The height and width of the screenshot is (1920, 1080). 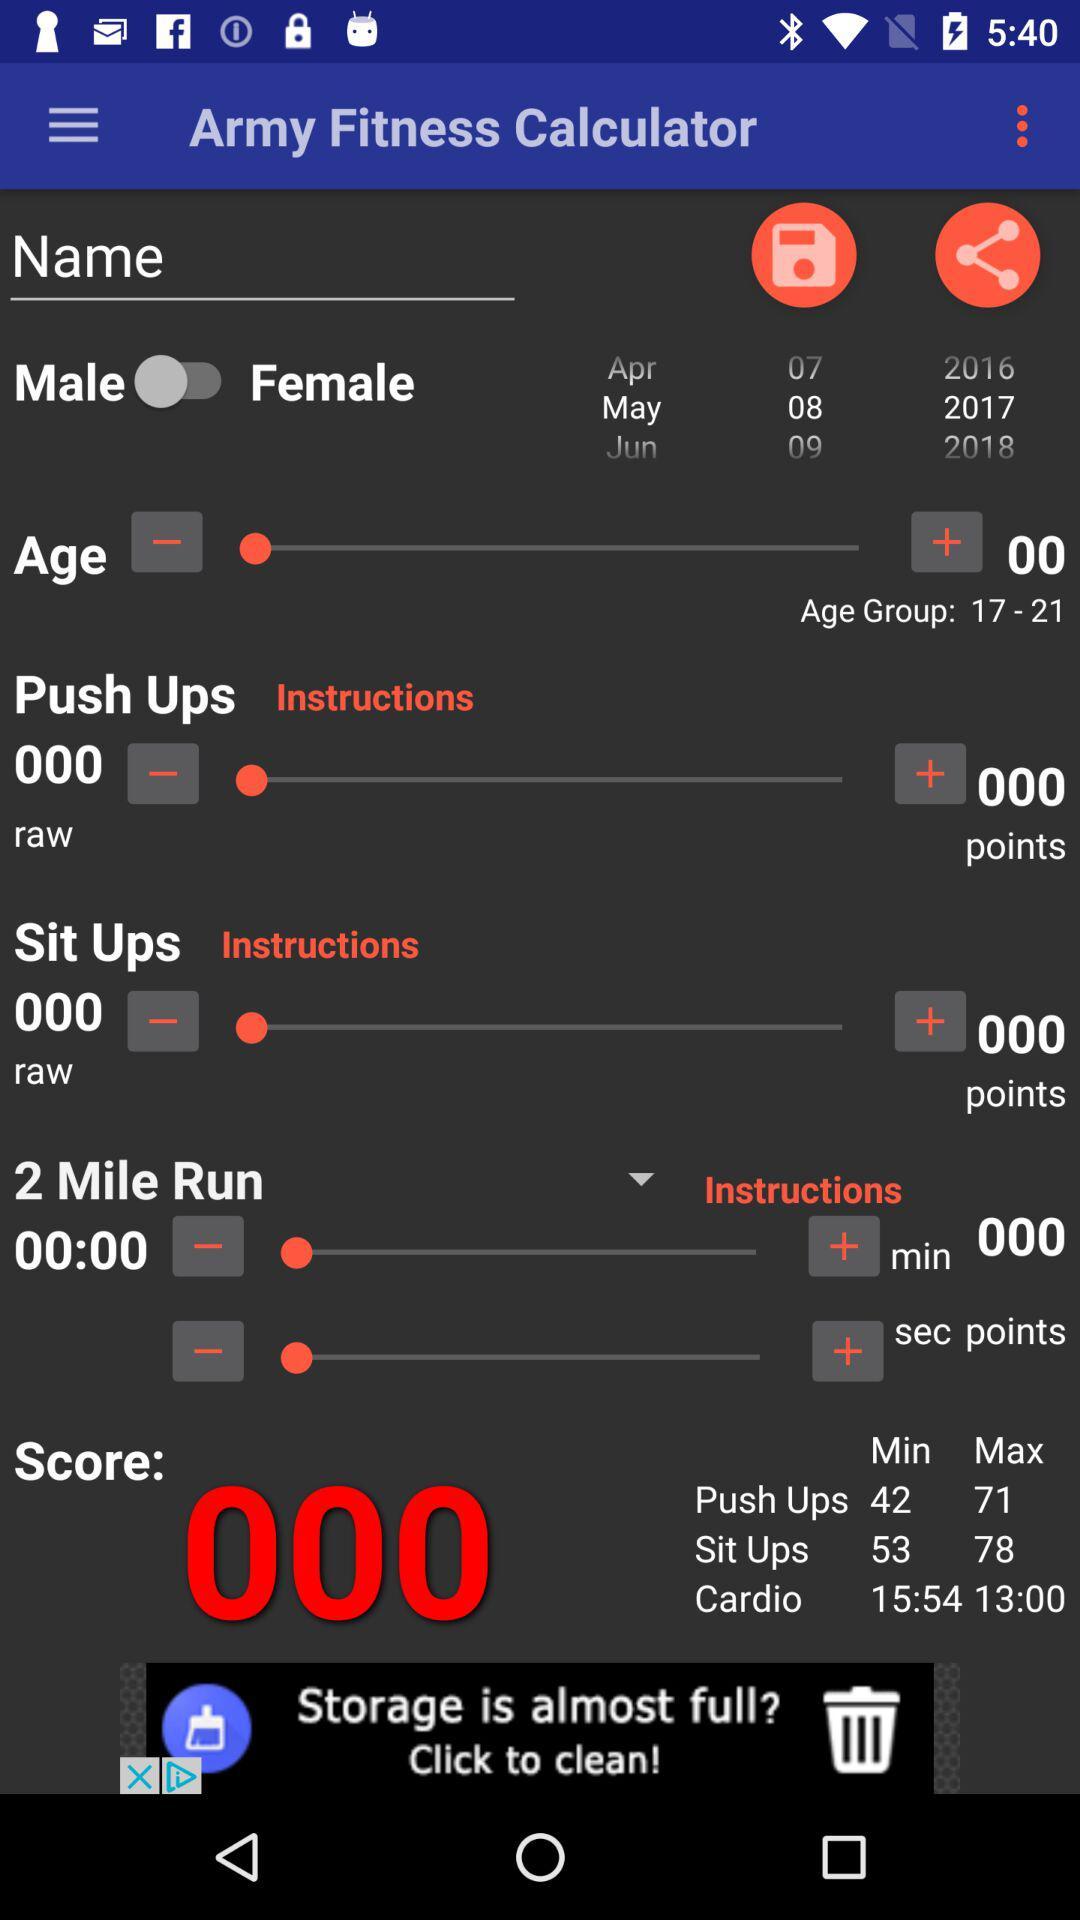 I want to click on click the plus points, so click(x=847, y=1351).